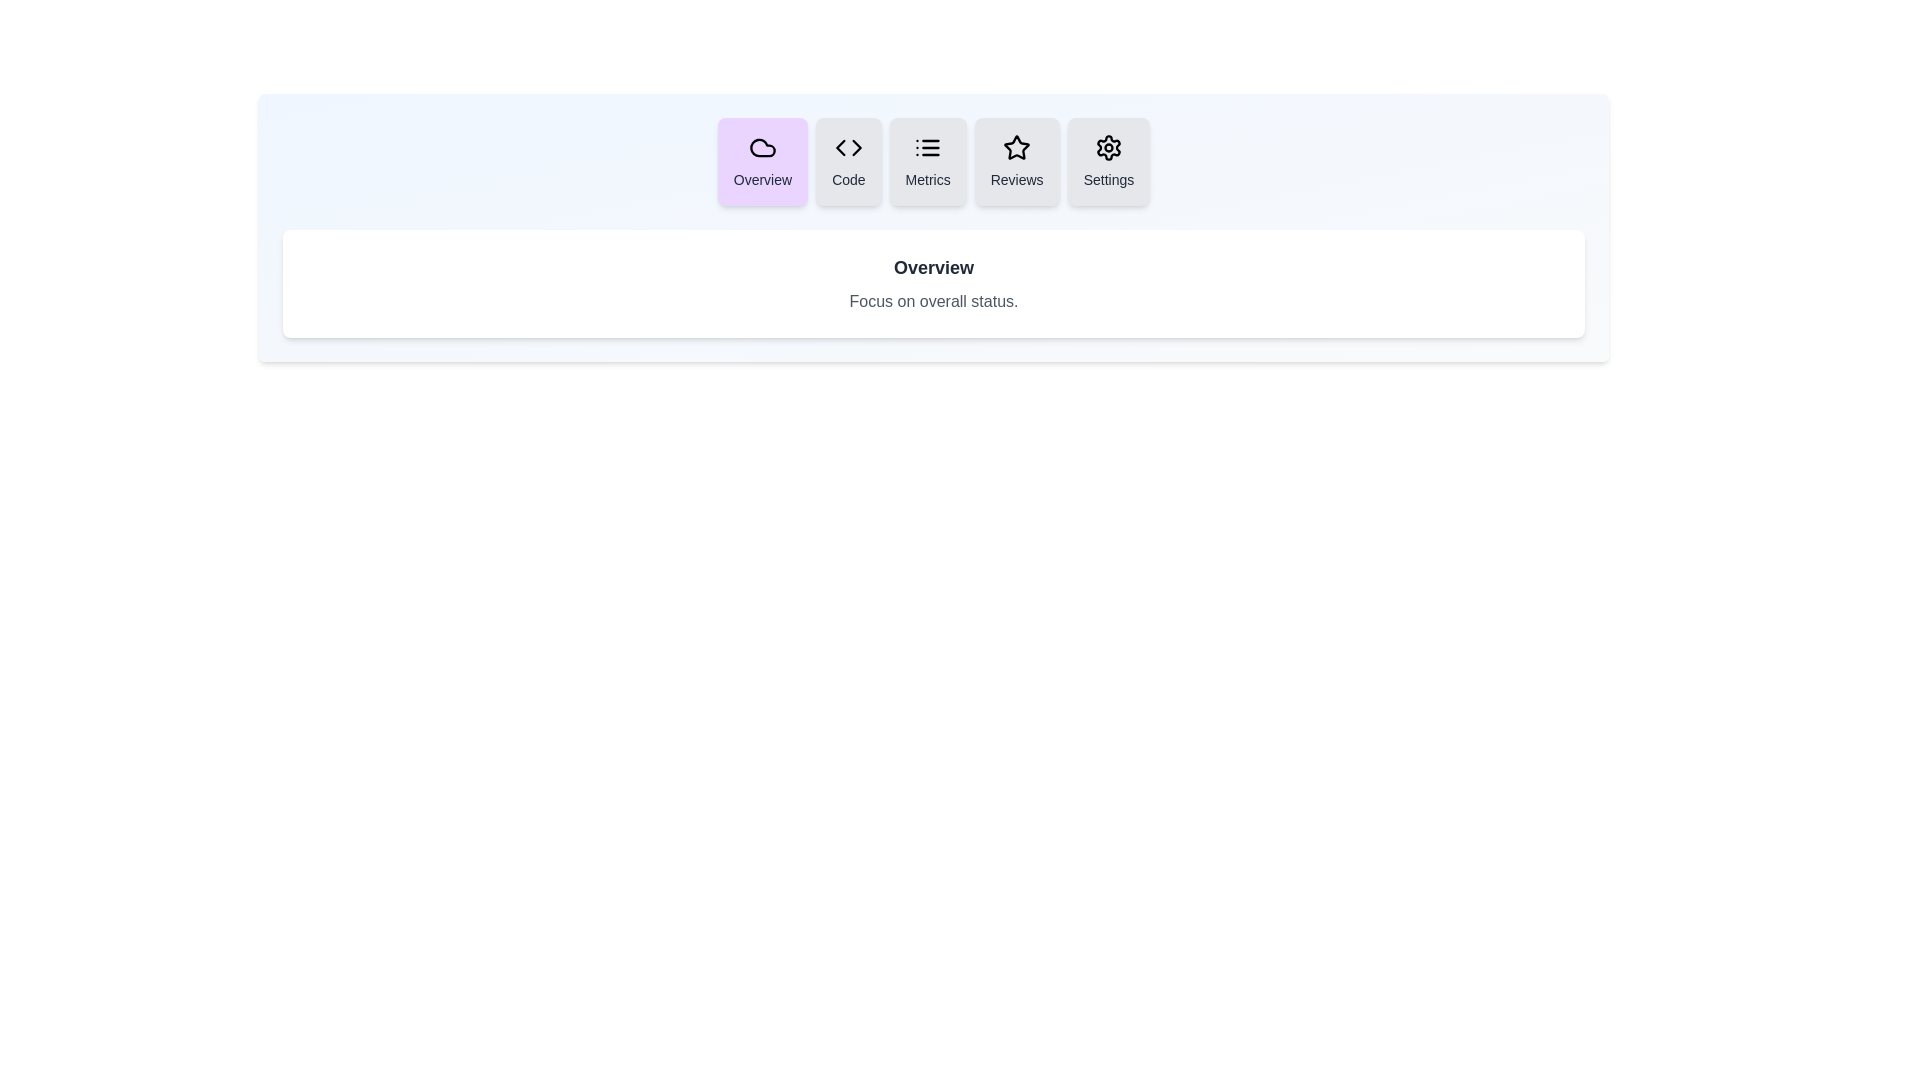  Describe the element at coordinates (1017, 161) in the screenshot. I see `the tab labeled Reviews` at that location.